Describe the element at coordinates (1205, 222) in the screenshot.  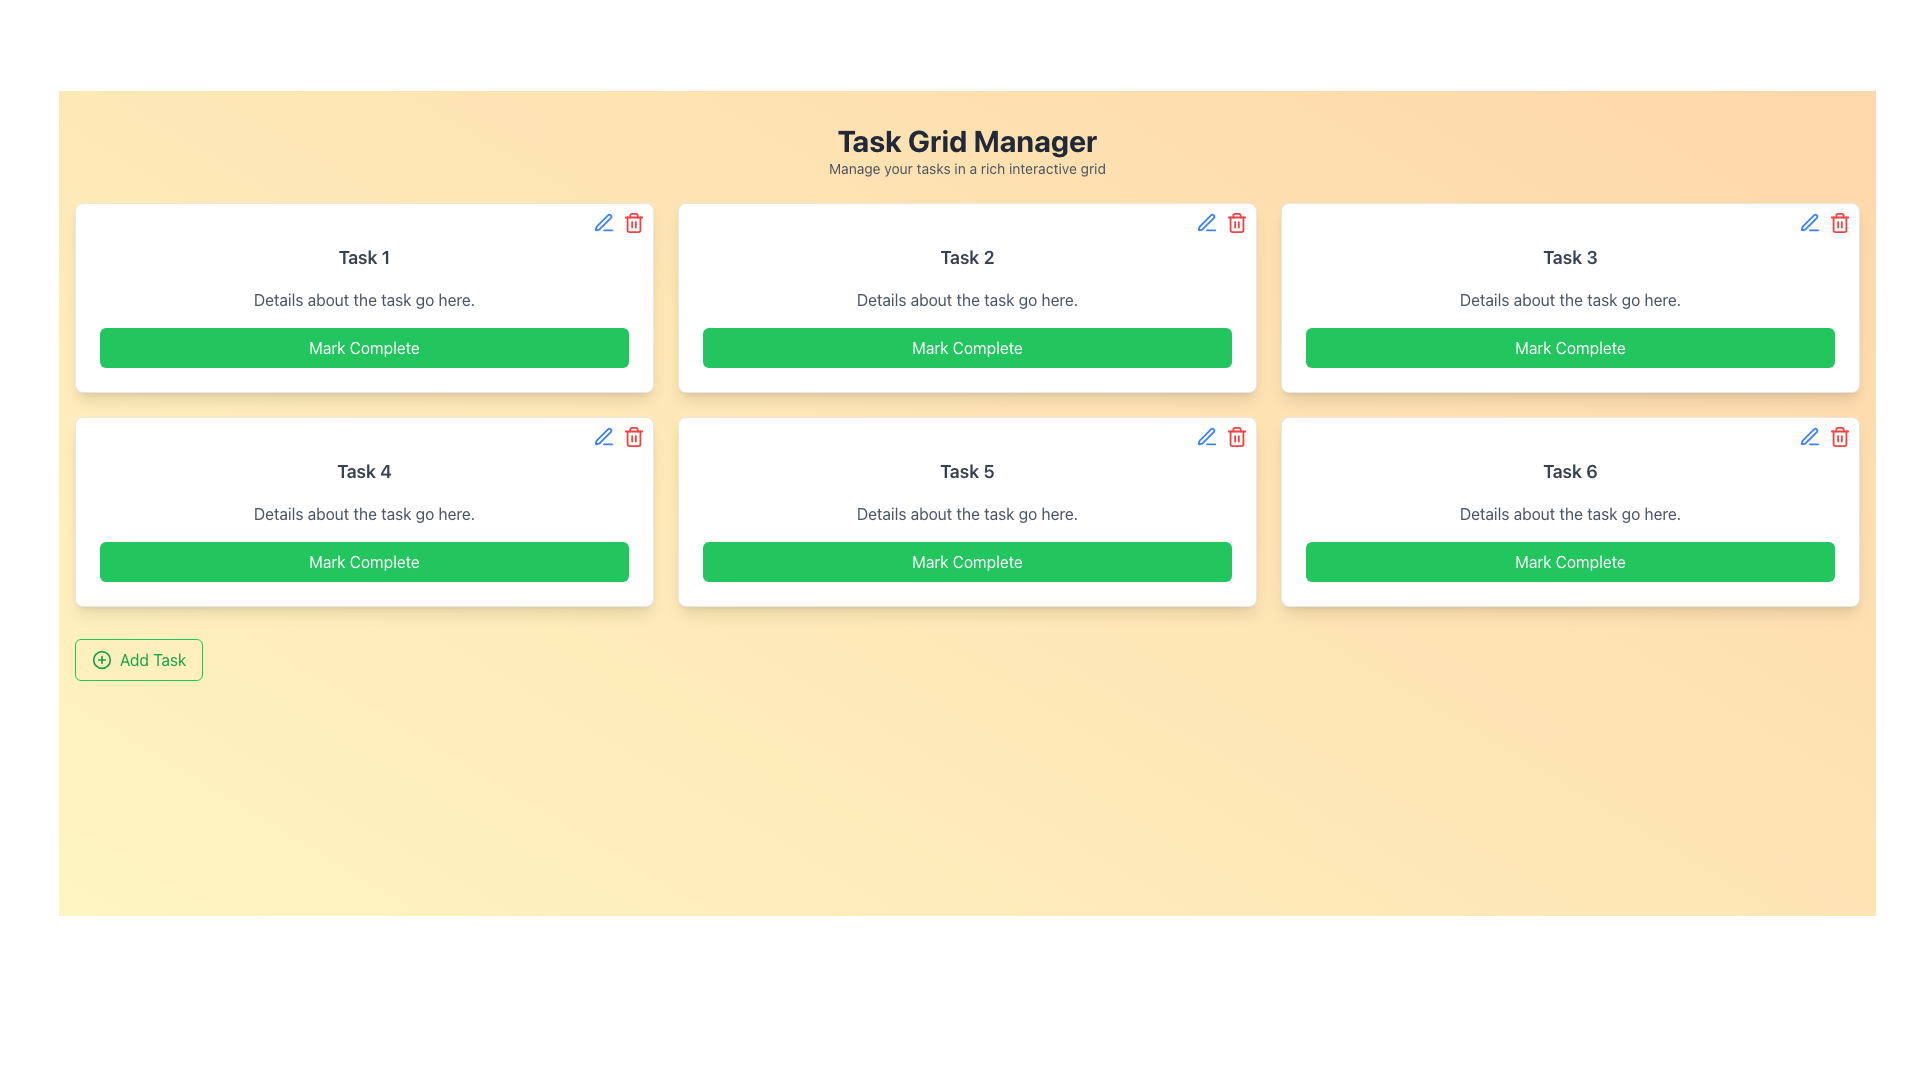
I see `the pen icon in the top-right corner of the 'Task 2' card` at that location.